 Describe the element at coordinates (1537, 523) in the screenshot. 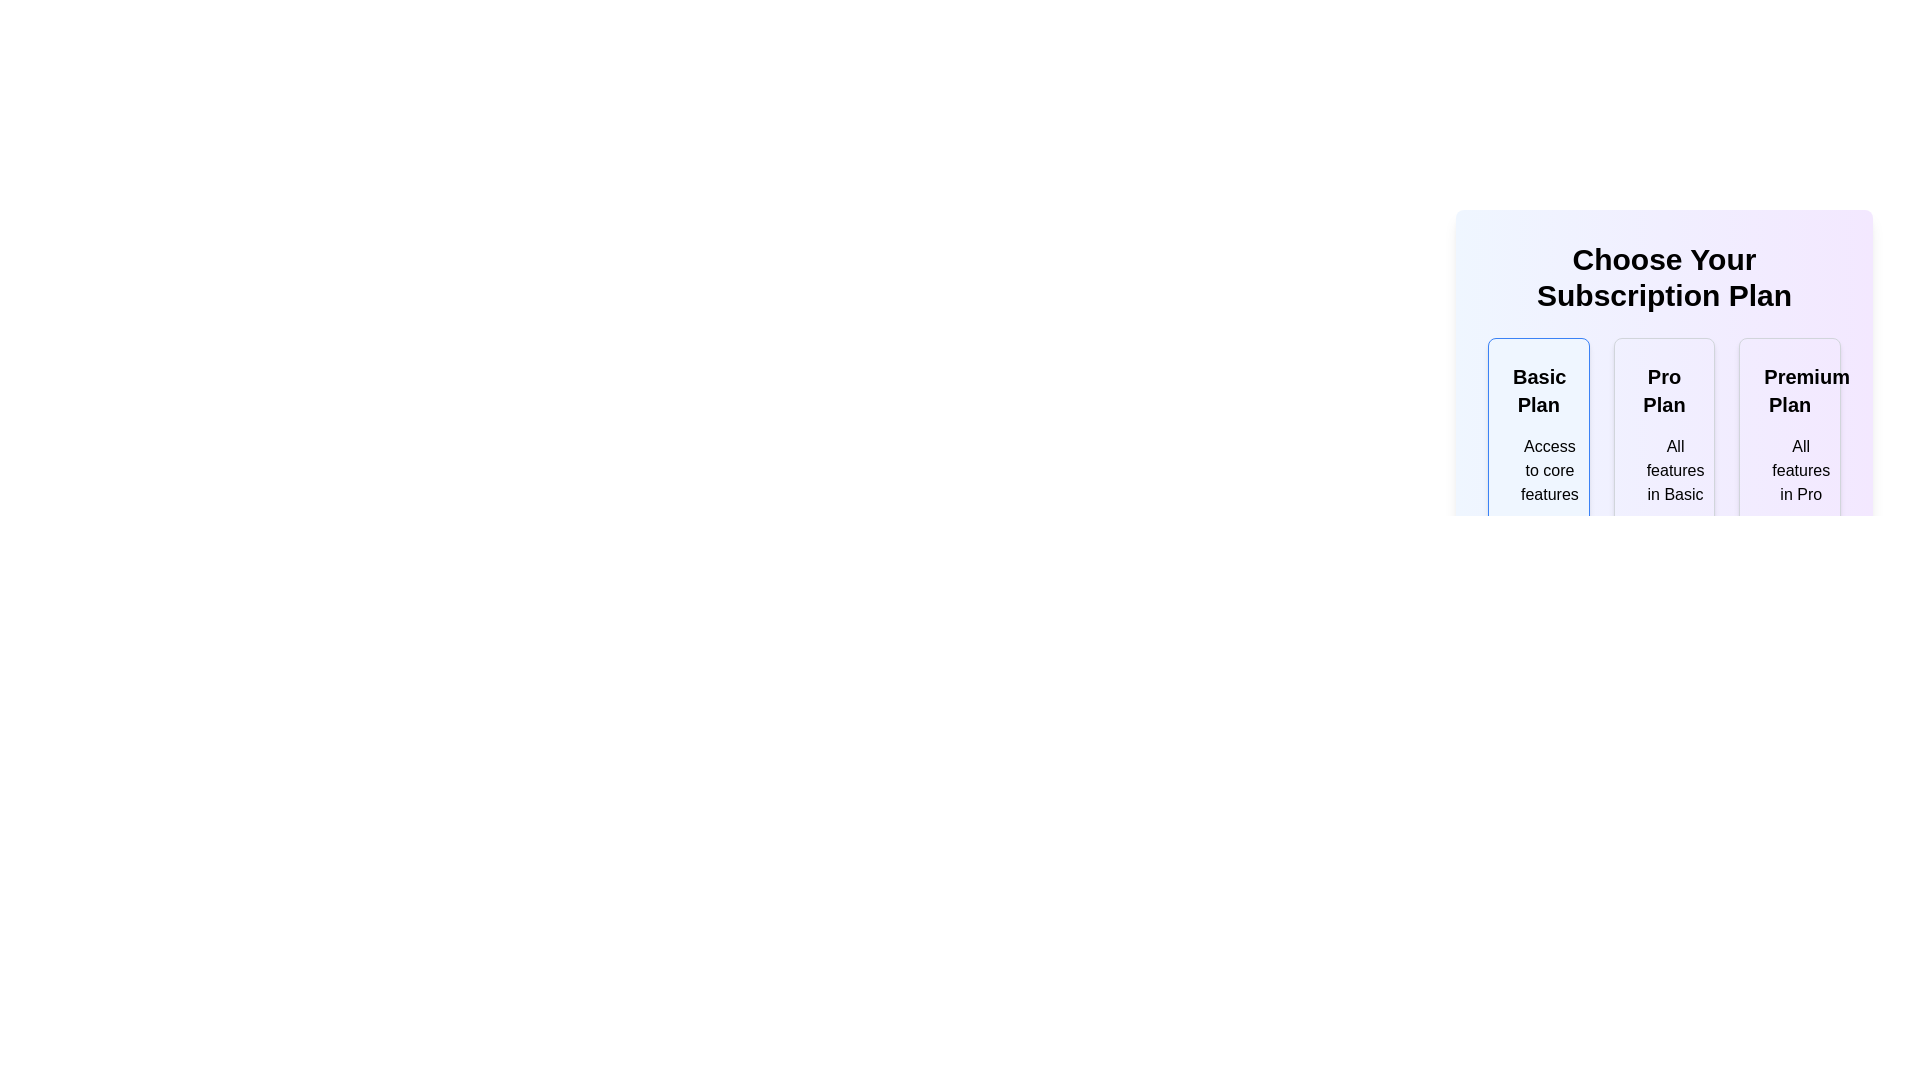

I see `the 'Basic Plan' subscription card located in the top-left position of the row layout` at that location.